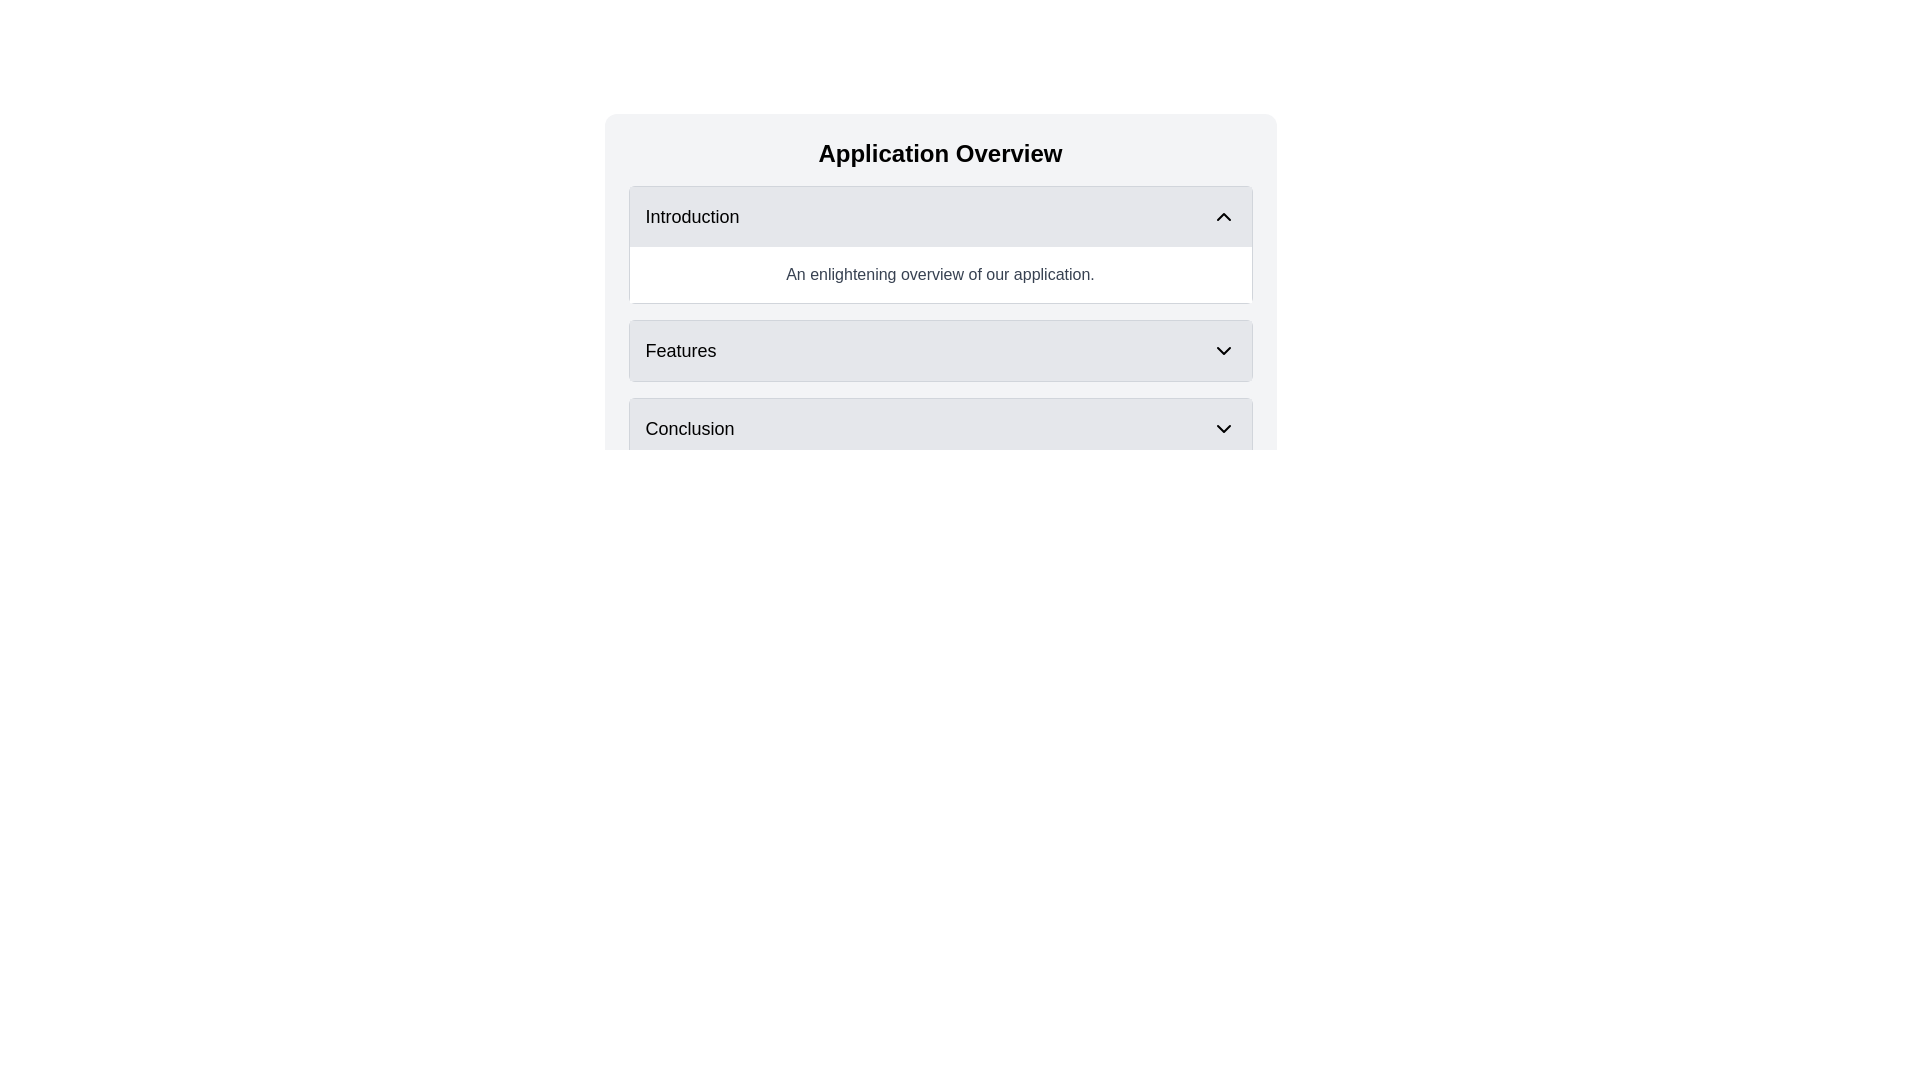 The height and width of the screenshot is (1080, 1920). What do you see at coordinates (939, 274) in the screenshot?
I see `the text element reading 'An enlightening overview of our application.' which is positioned below the 'Introduction' header in the collapsible section` at bounding box center [939, 274].